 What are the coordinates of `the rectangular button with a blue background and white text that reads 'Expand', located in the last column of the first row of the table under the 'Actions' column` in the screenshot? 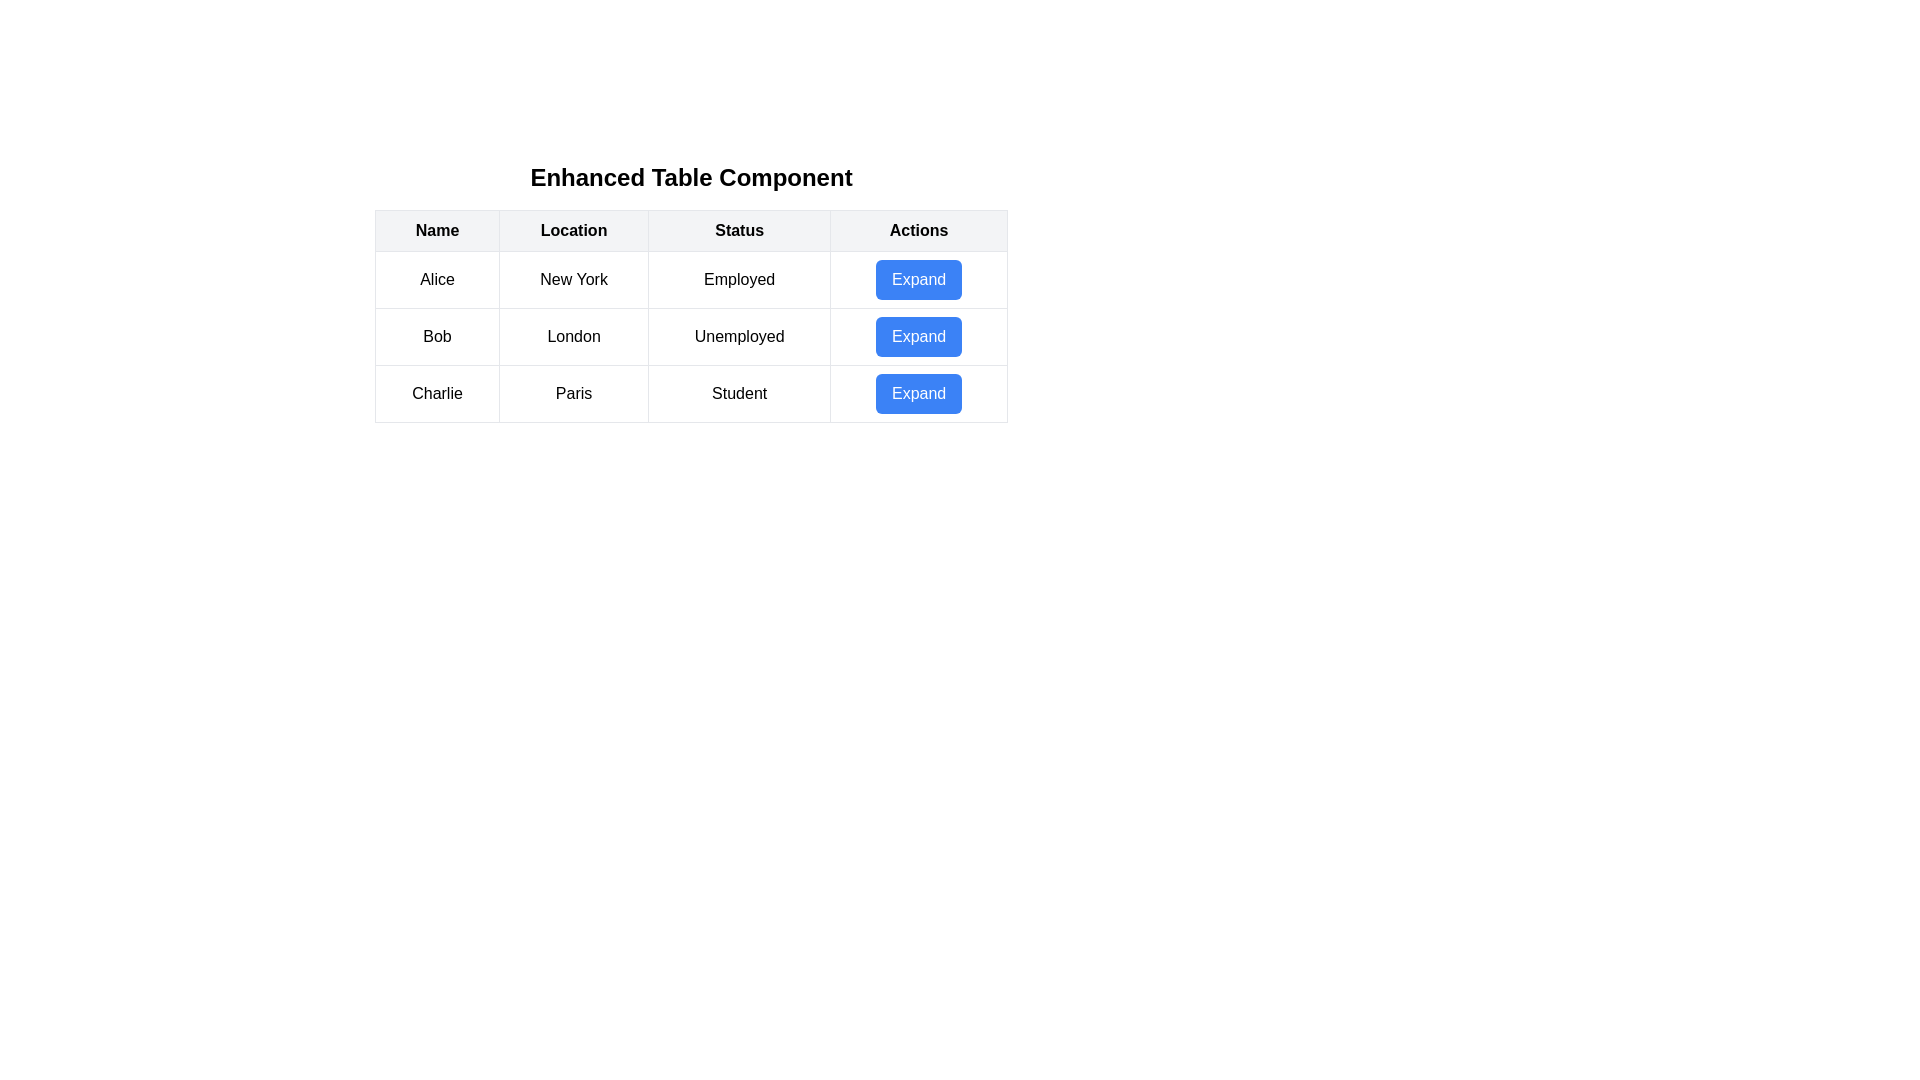 It's located at (918, 280).